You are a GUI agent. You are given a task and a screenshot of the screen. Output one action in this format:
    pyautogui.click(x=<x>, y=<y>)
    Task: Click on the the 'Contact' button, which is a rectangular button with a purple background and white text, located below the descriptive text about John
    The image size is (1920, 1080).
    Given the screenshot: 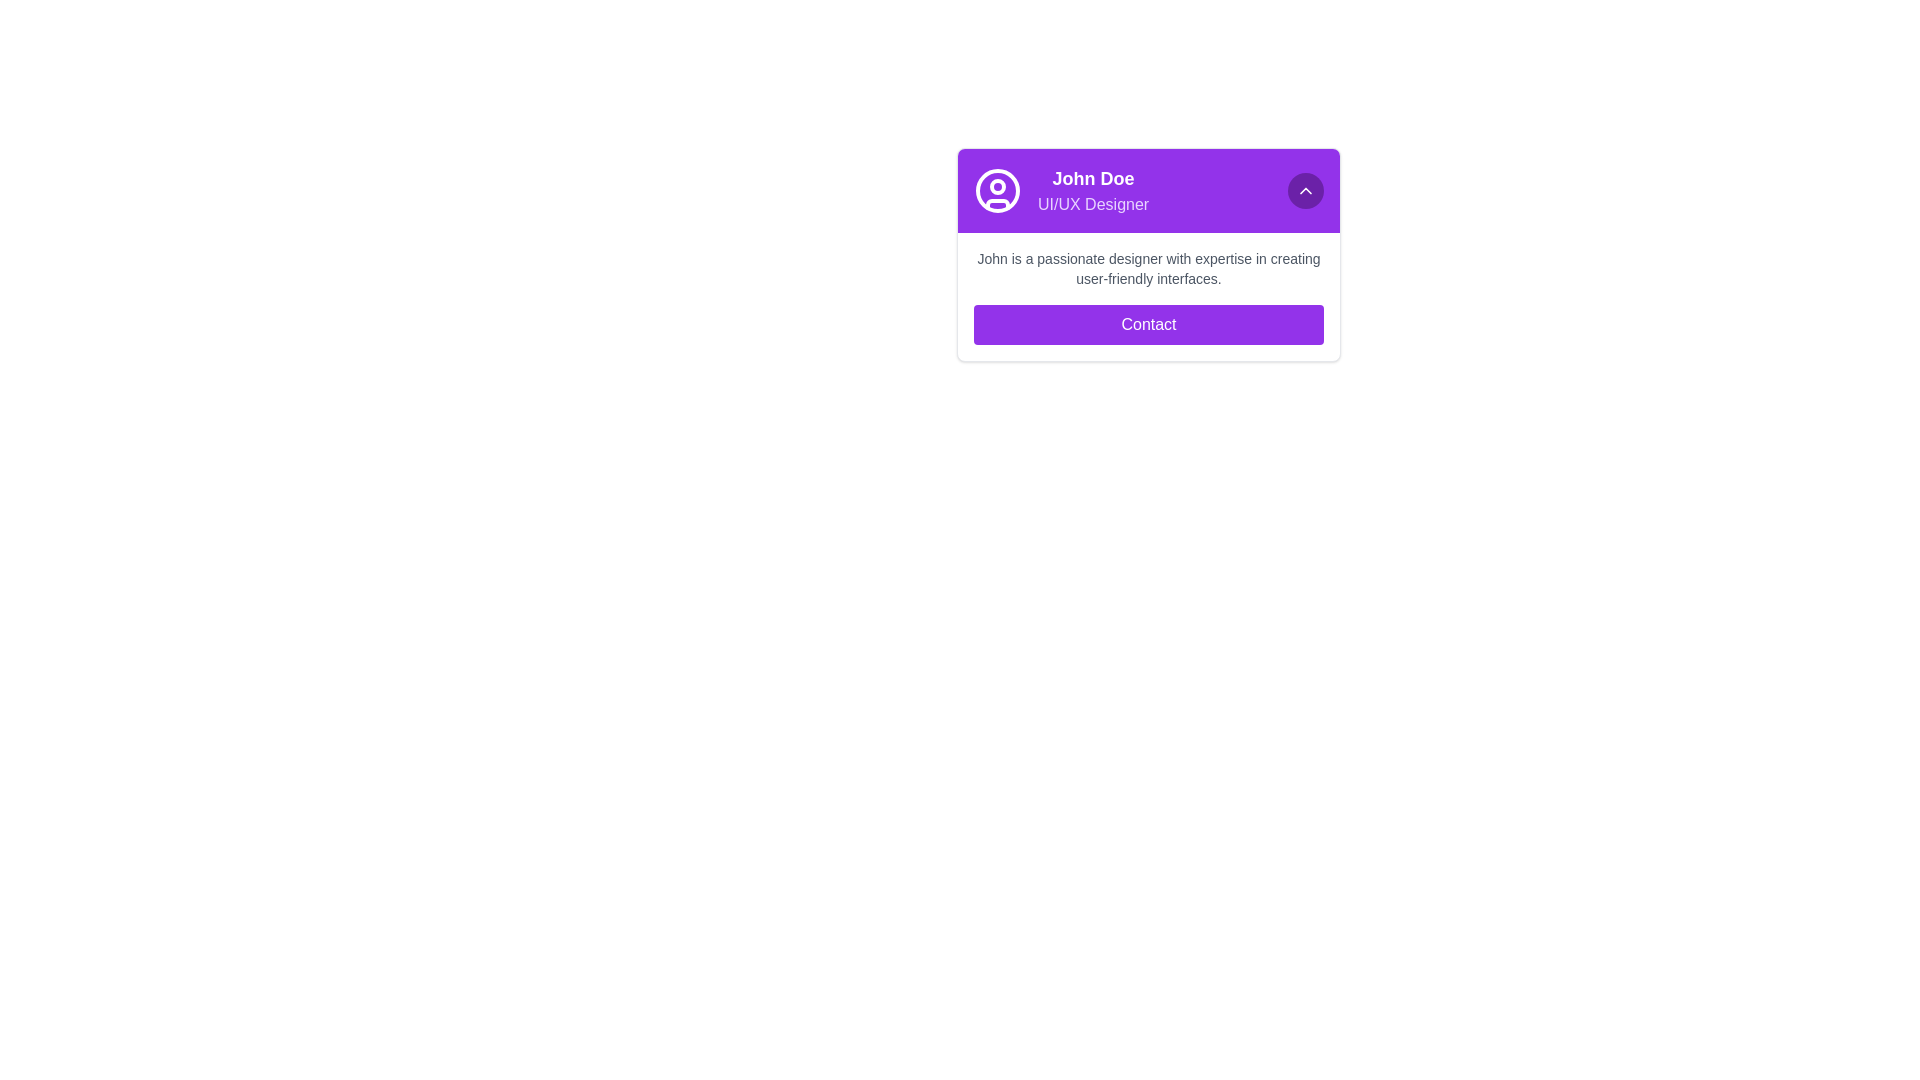 What is the action you would take?
    pyautogui.click(x=1148, y=323)
    